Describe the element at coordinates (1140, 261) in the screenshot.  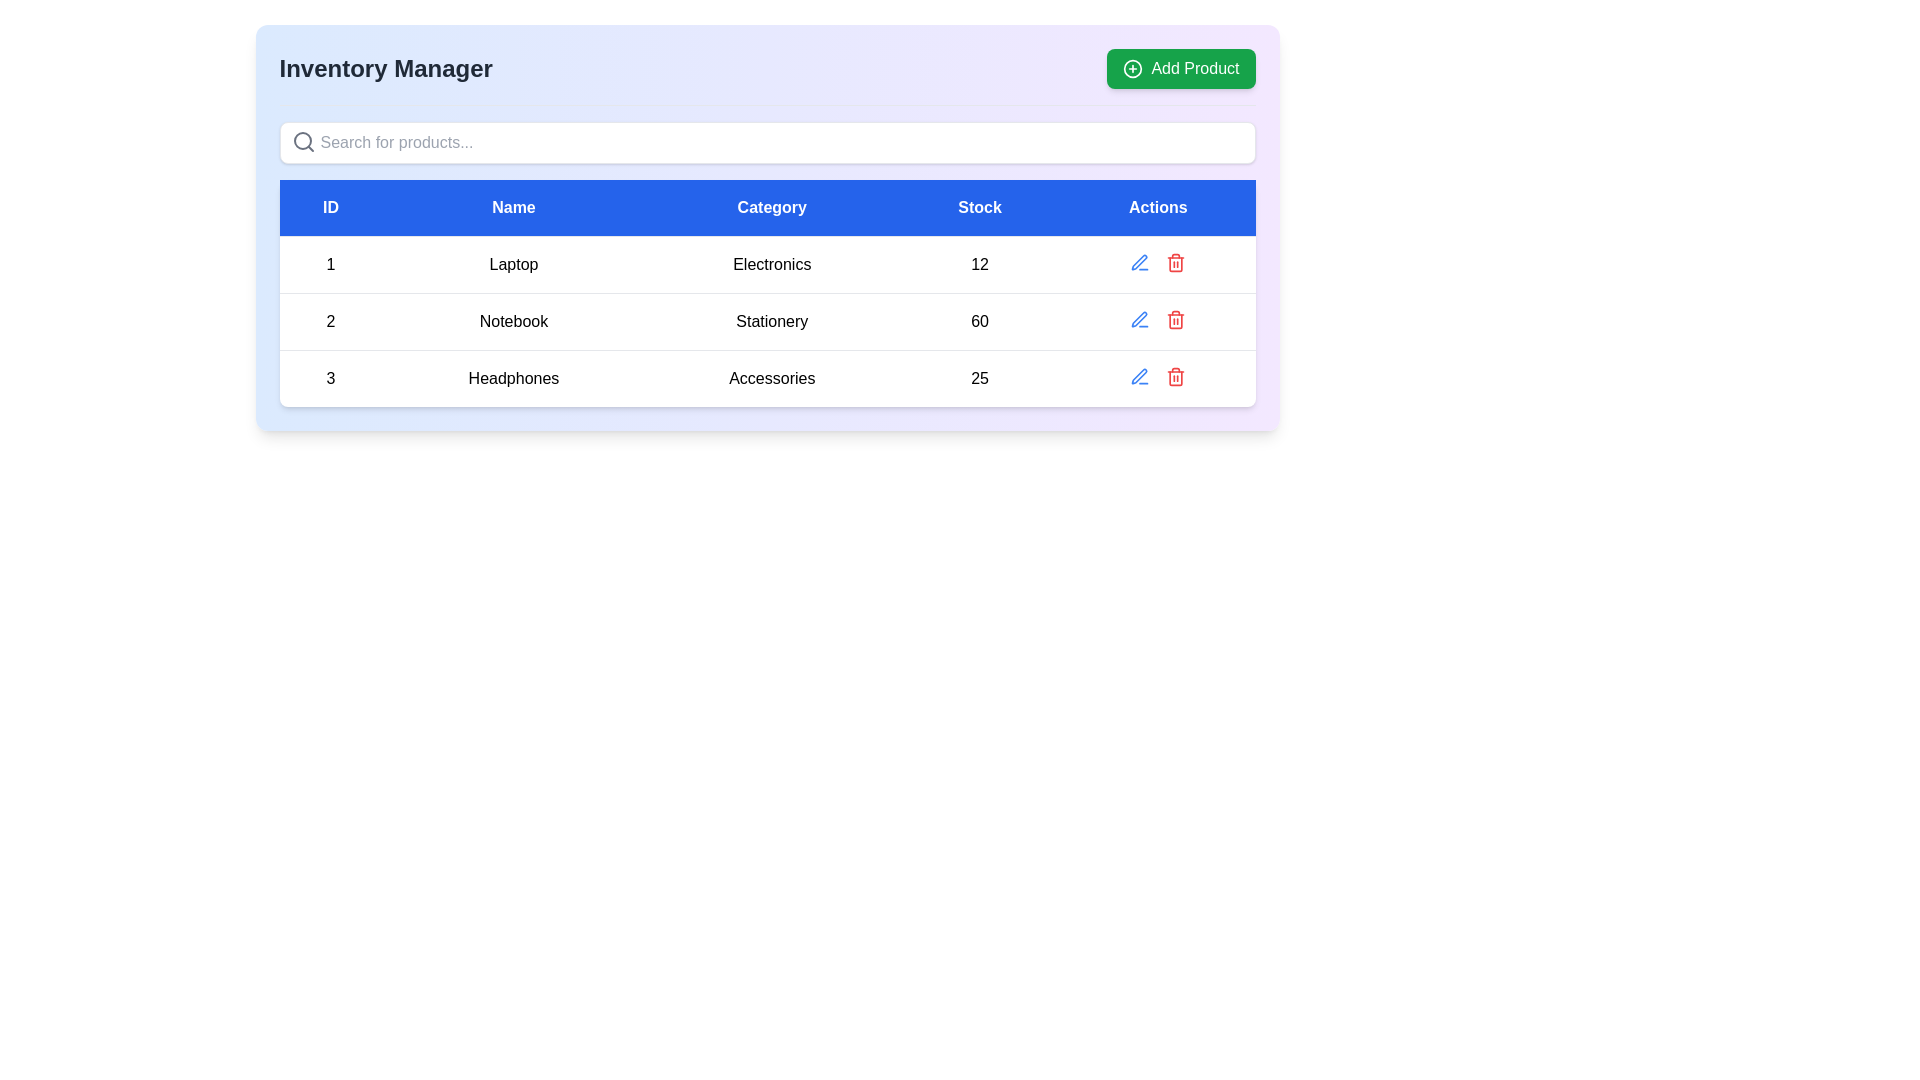
I see `the small blue pen-shaped icon in the 'Actions' column of the second row` at that location.